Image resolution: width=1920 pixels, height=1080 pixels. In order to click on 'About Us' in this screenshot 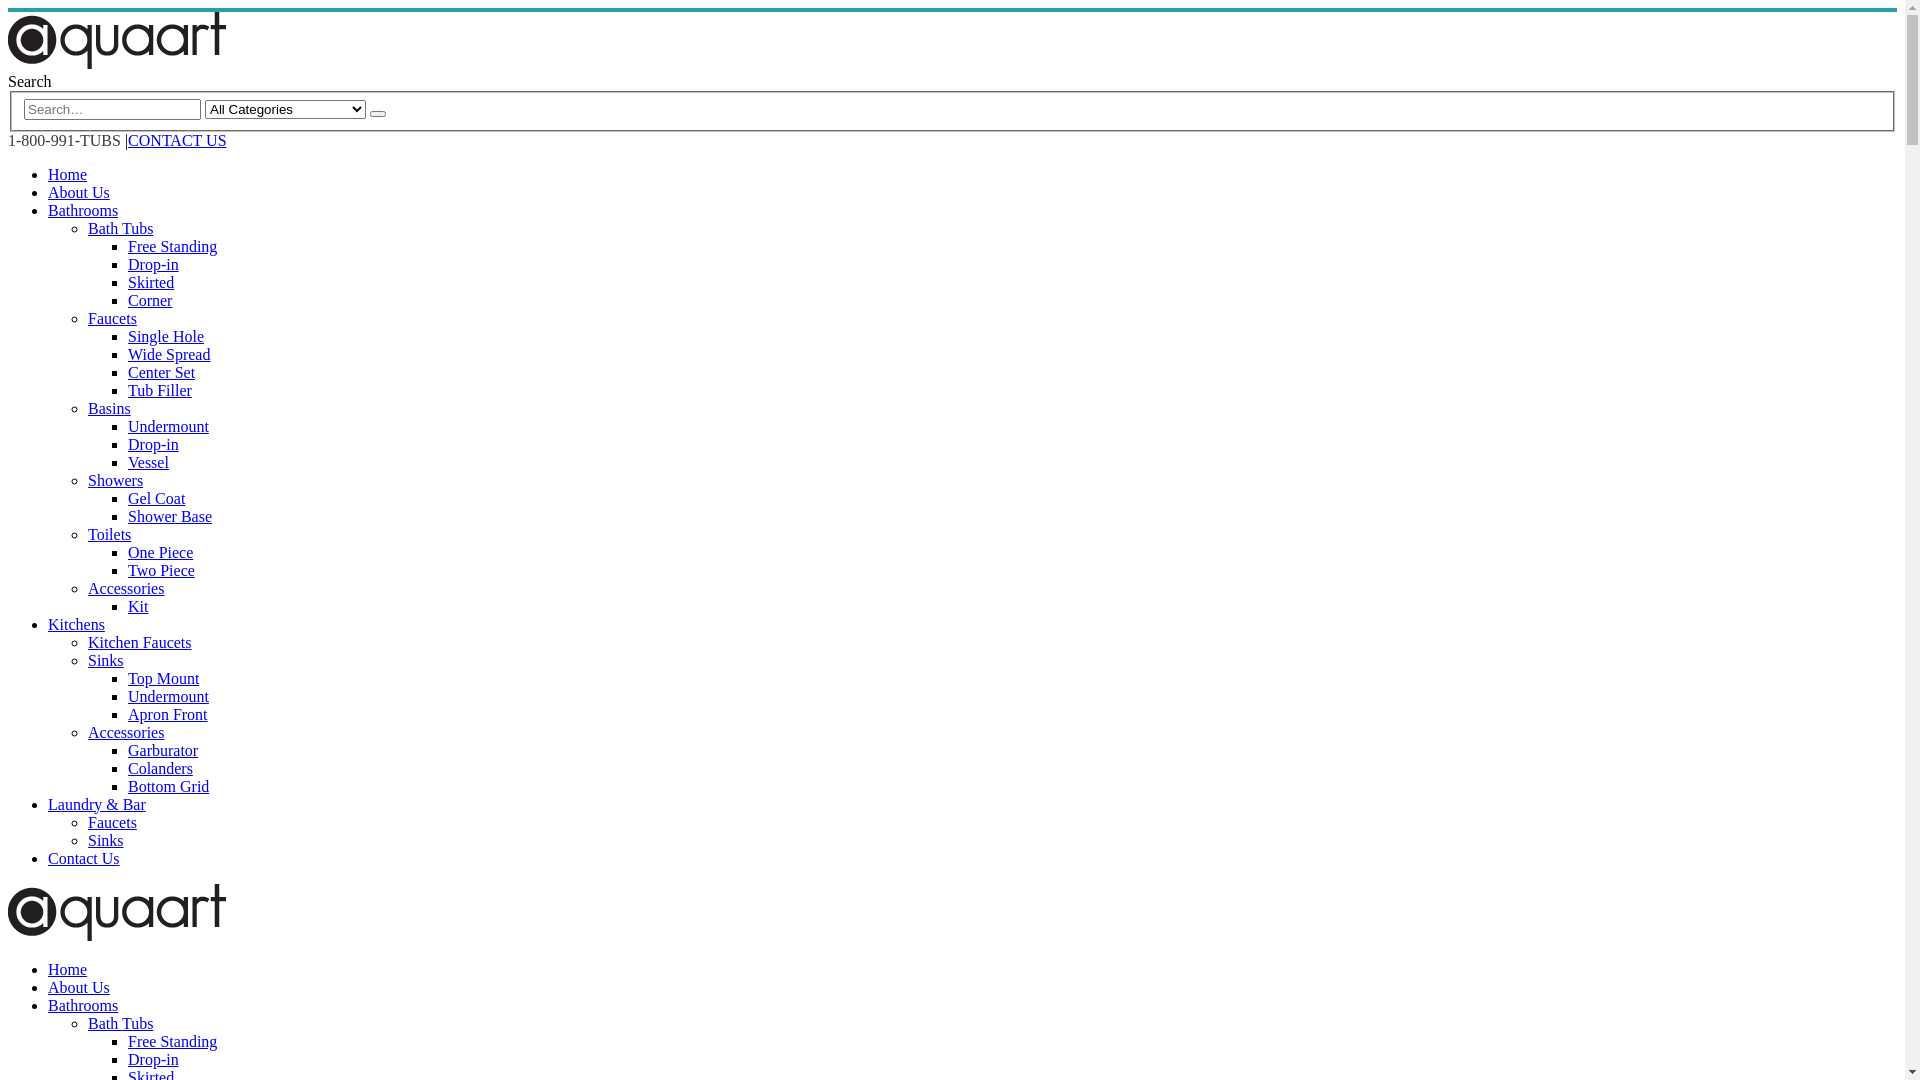, I will do `click(48, 192)`.